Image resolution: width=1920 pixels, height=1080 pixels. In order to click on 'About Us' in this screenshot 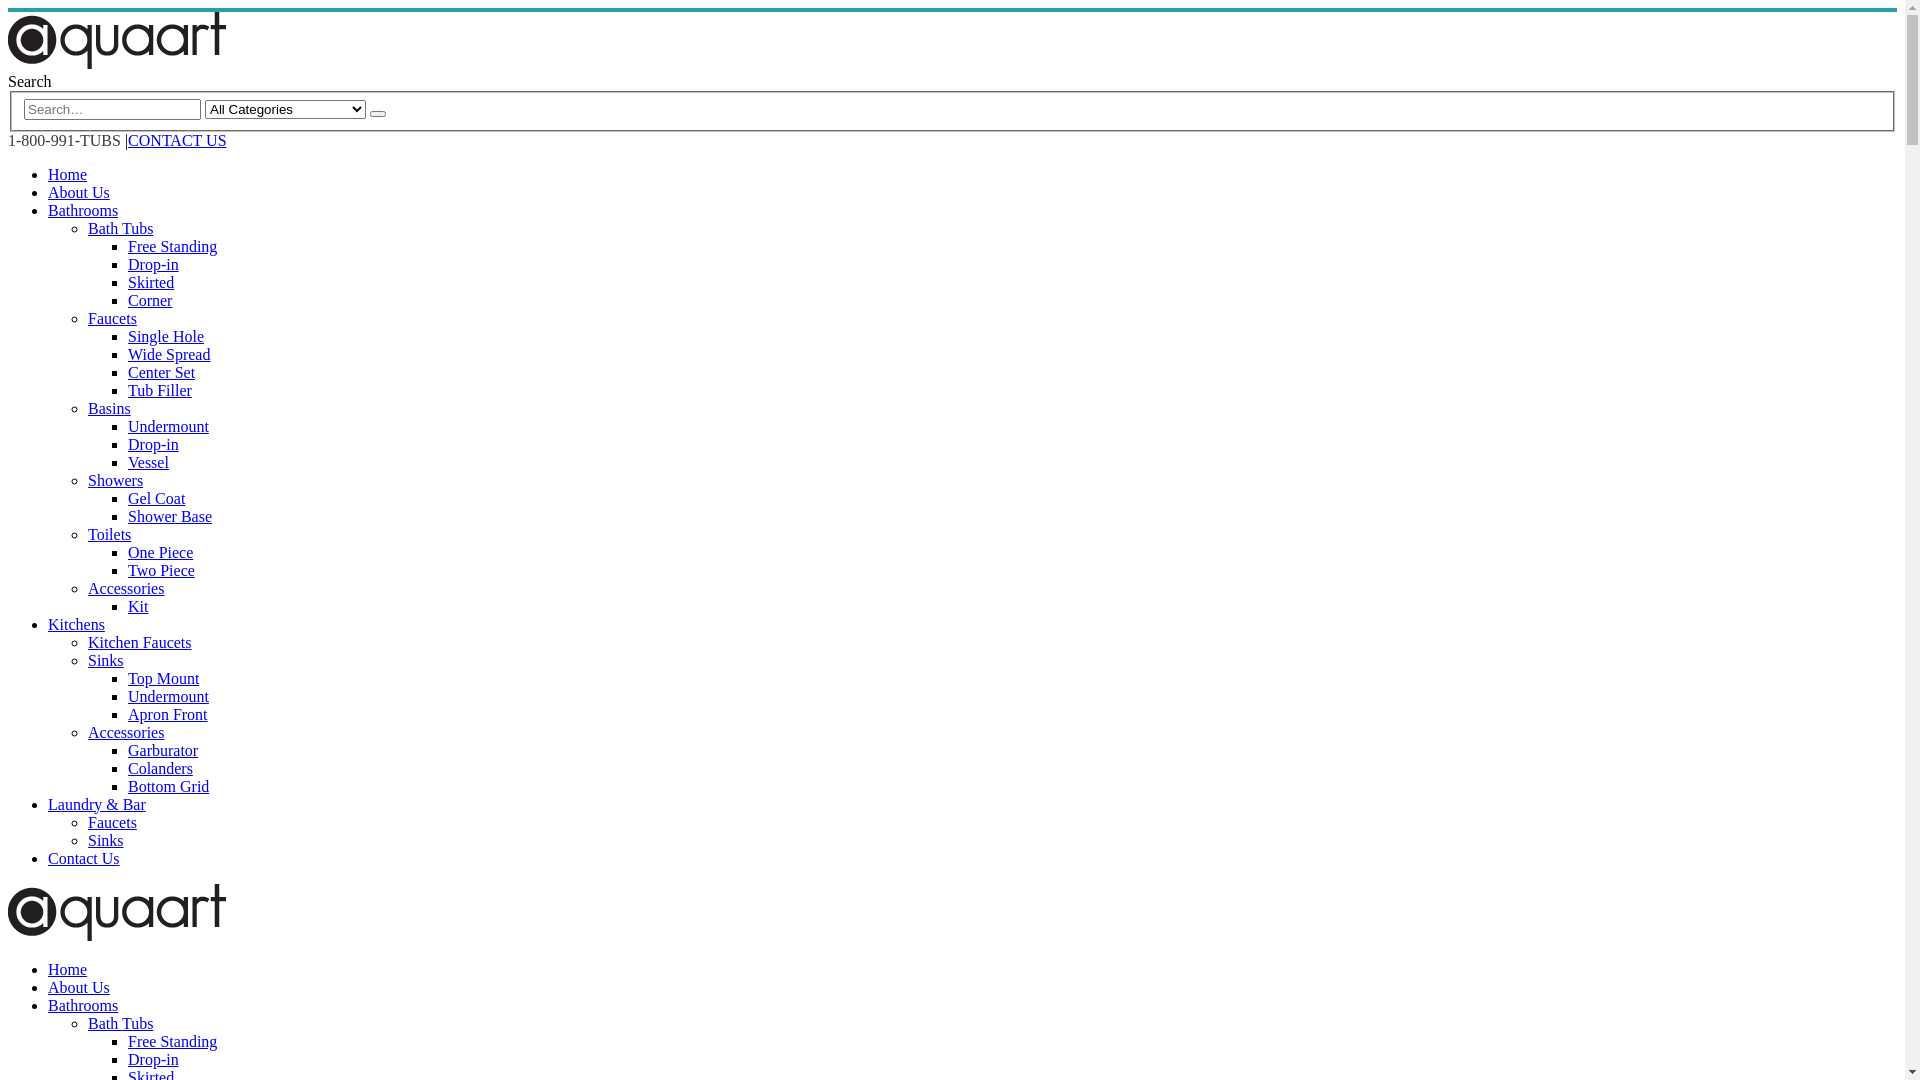, I will do `click(48, 192)`.